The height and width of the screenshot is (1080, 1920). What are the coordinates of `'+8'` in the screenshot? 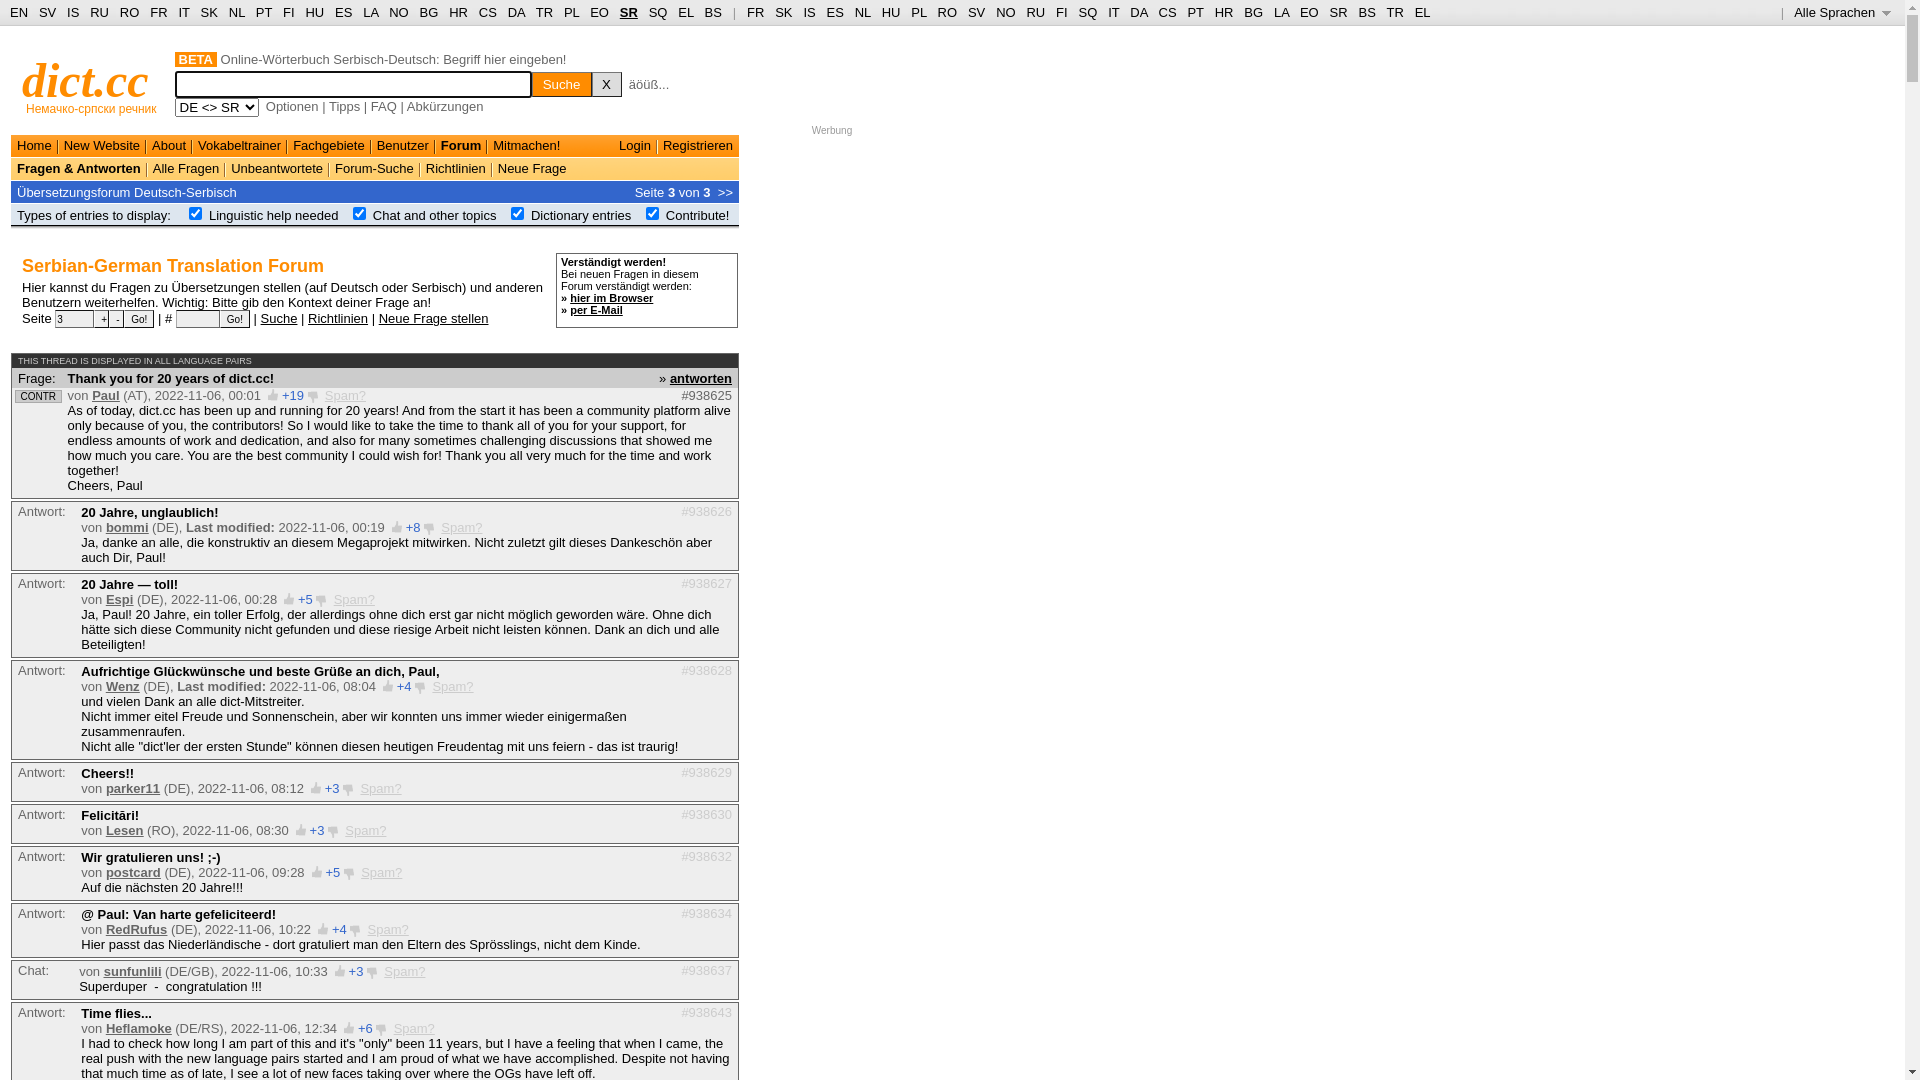 It's located at (412, 526).